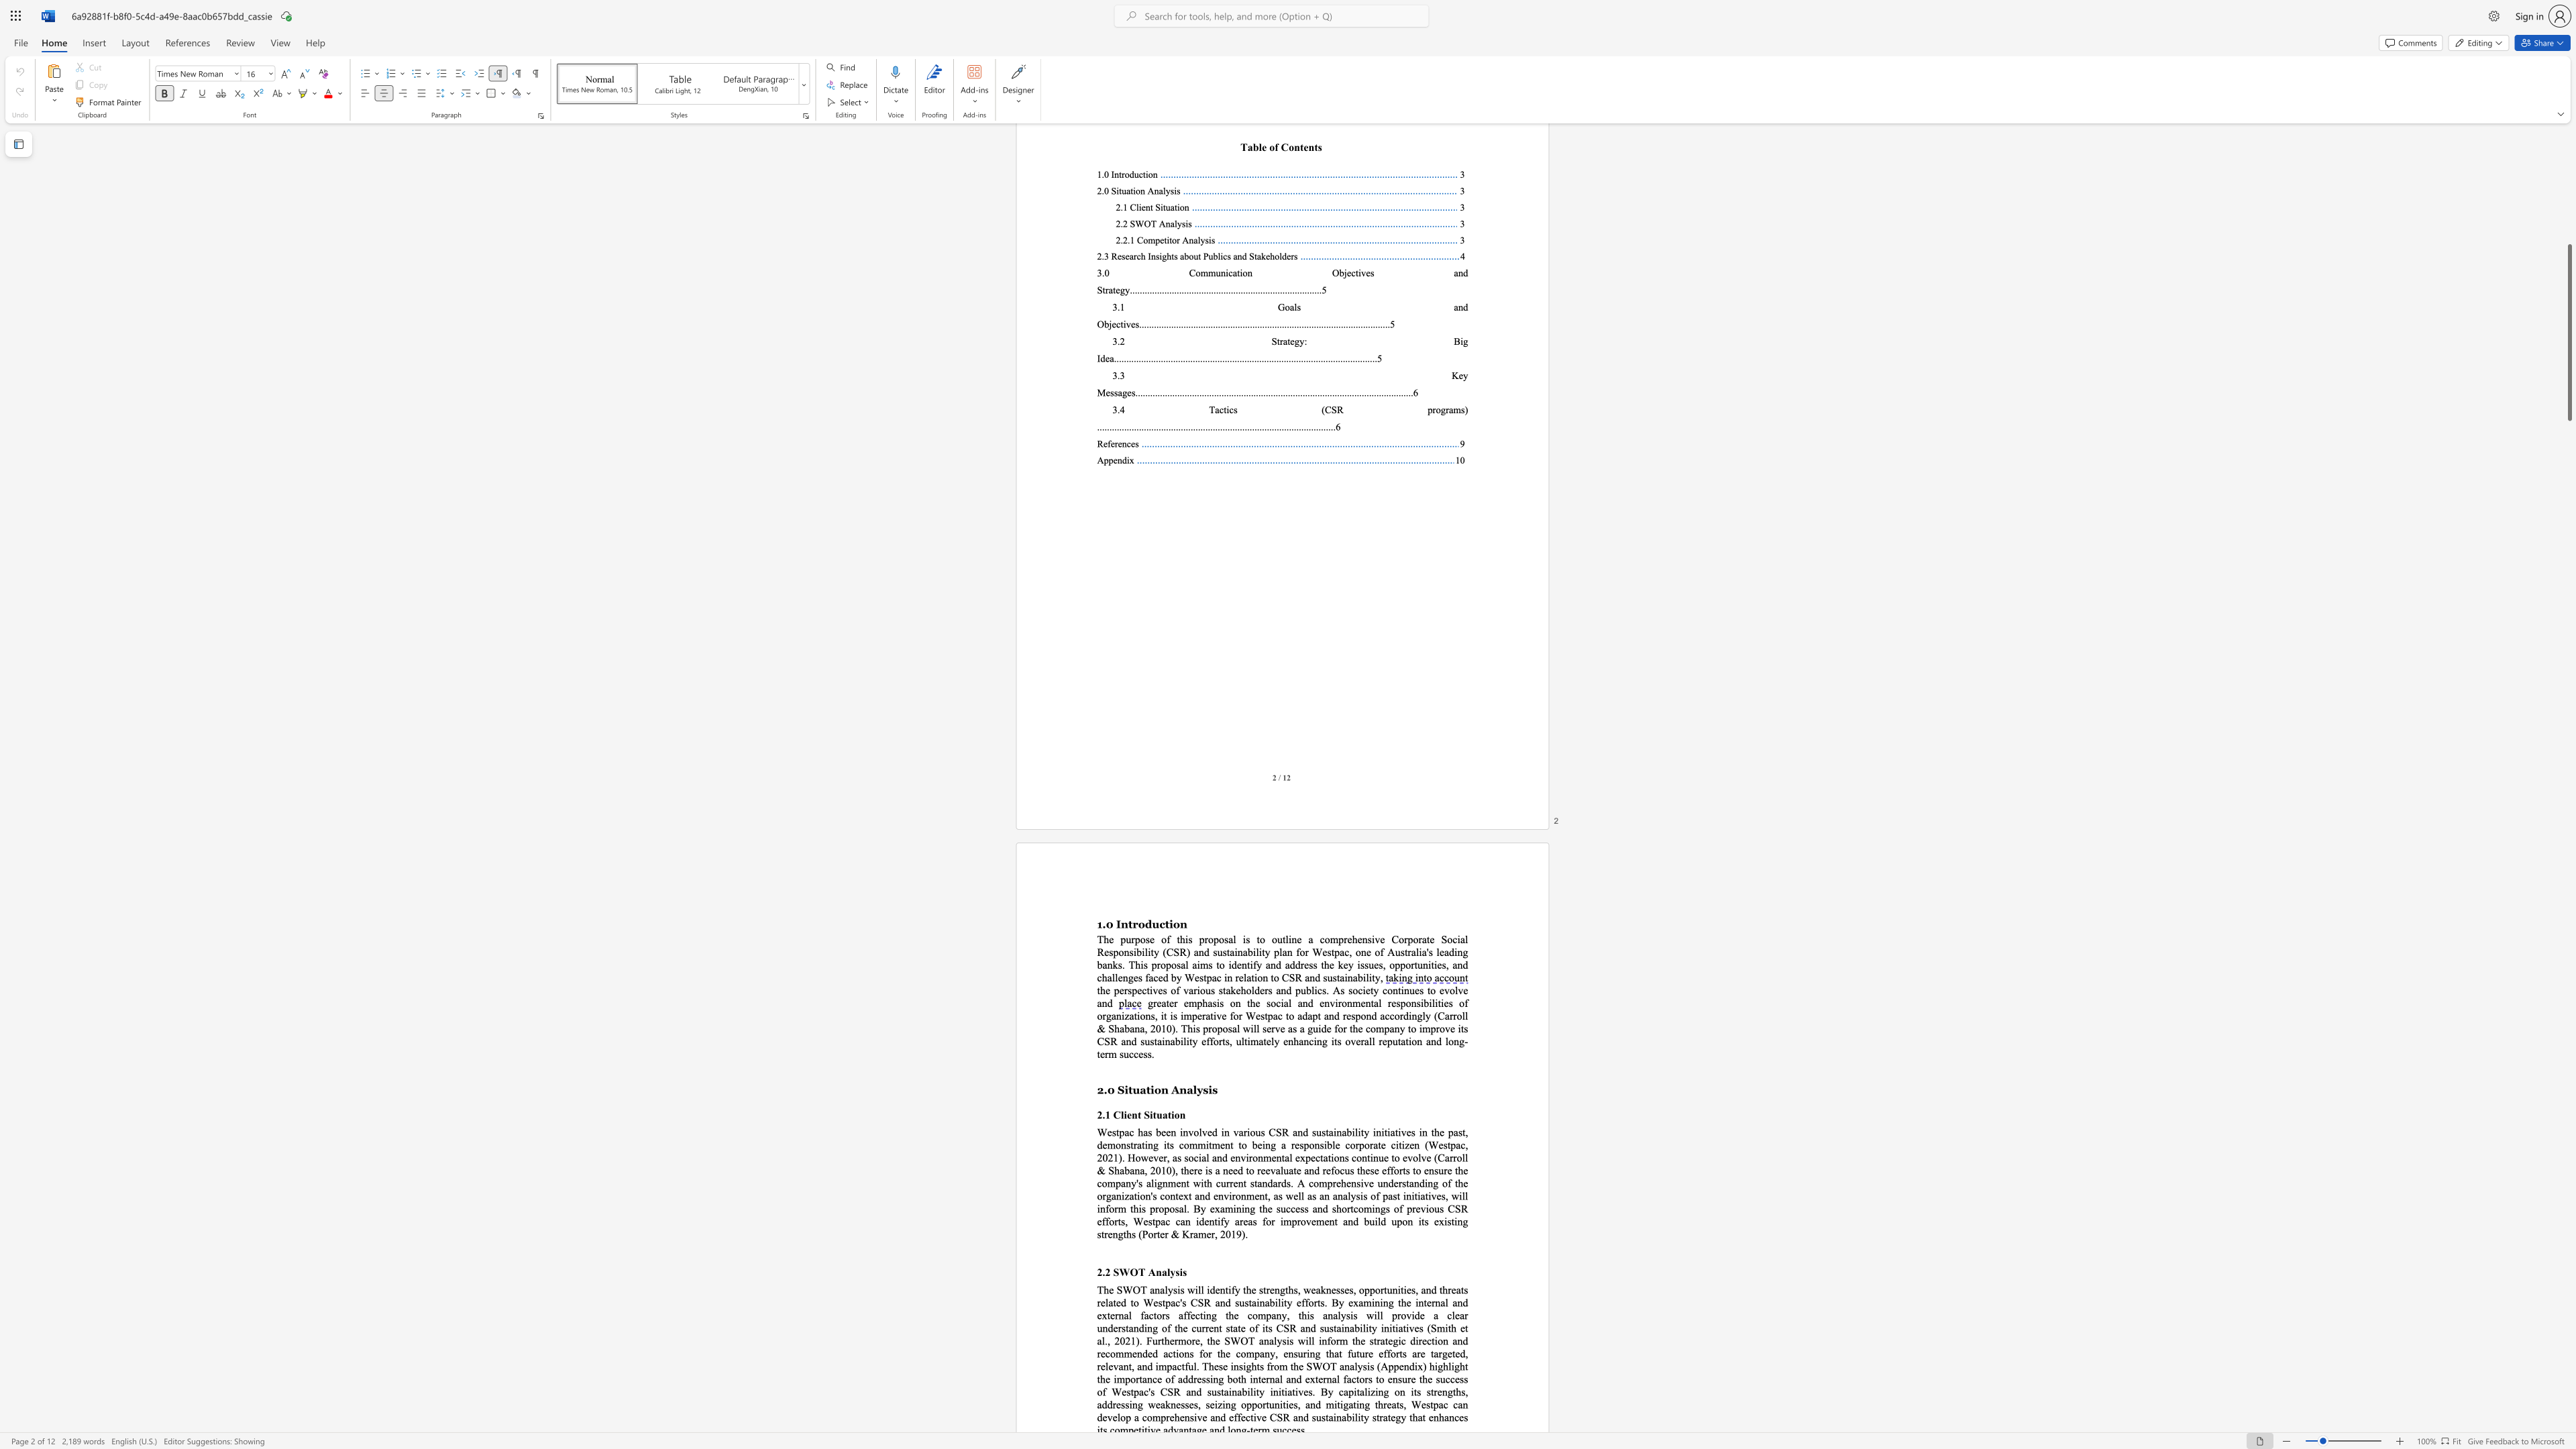 The image size is (2576, 1449). Describe the element at coordinates (1368, 1222) in the screenshot. I see `the subset text "uild upon its existing strengths (Port" within the text "areas for improvement and build upon its existing strengths (Porter & Kramer, 2019)."` at that location.